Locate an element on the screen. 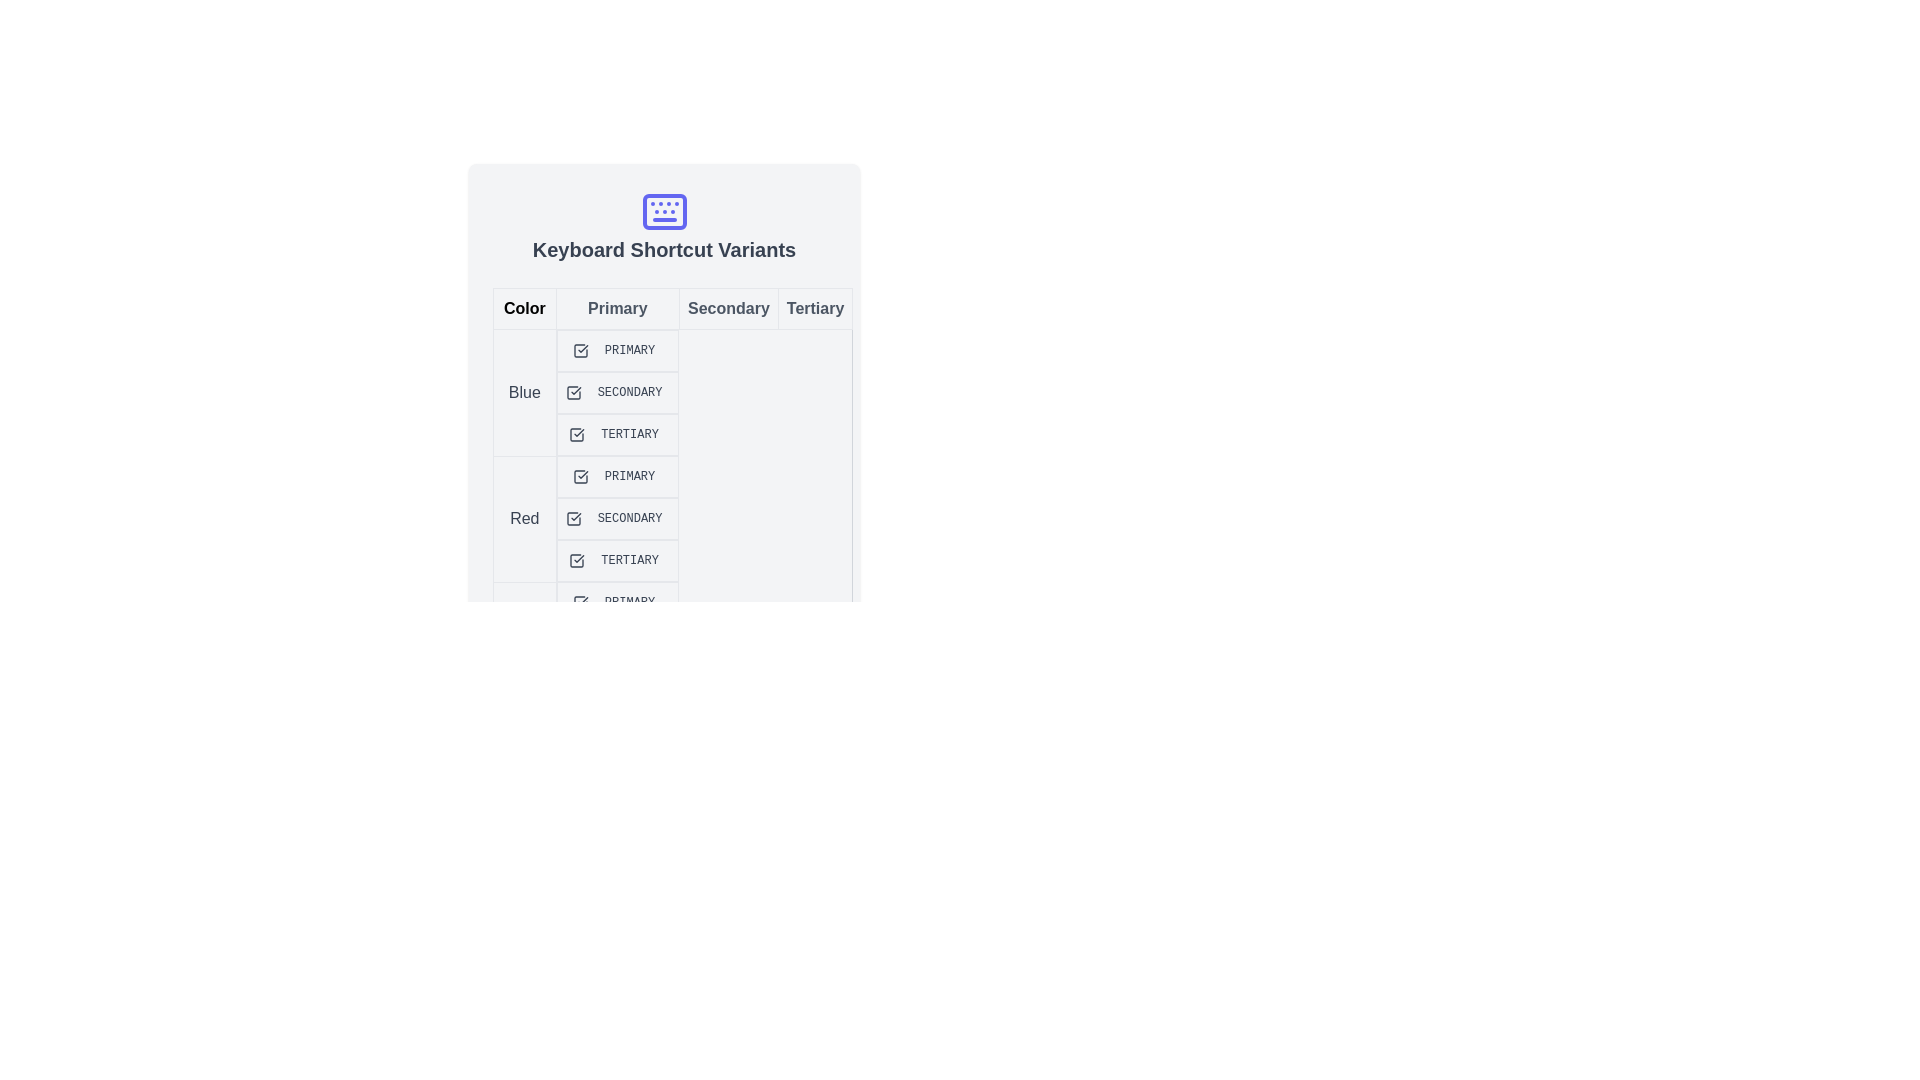 The width and height of the screenshot is (1920, 1080). the red-tinted checkmark icon located in the 'Secondary' column of the row labeled 'Red' in the table is located at coordinates (572, 518).